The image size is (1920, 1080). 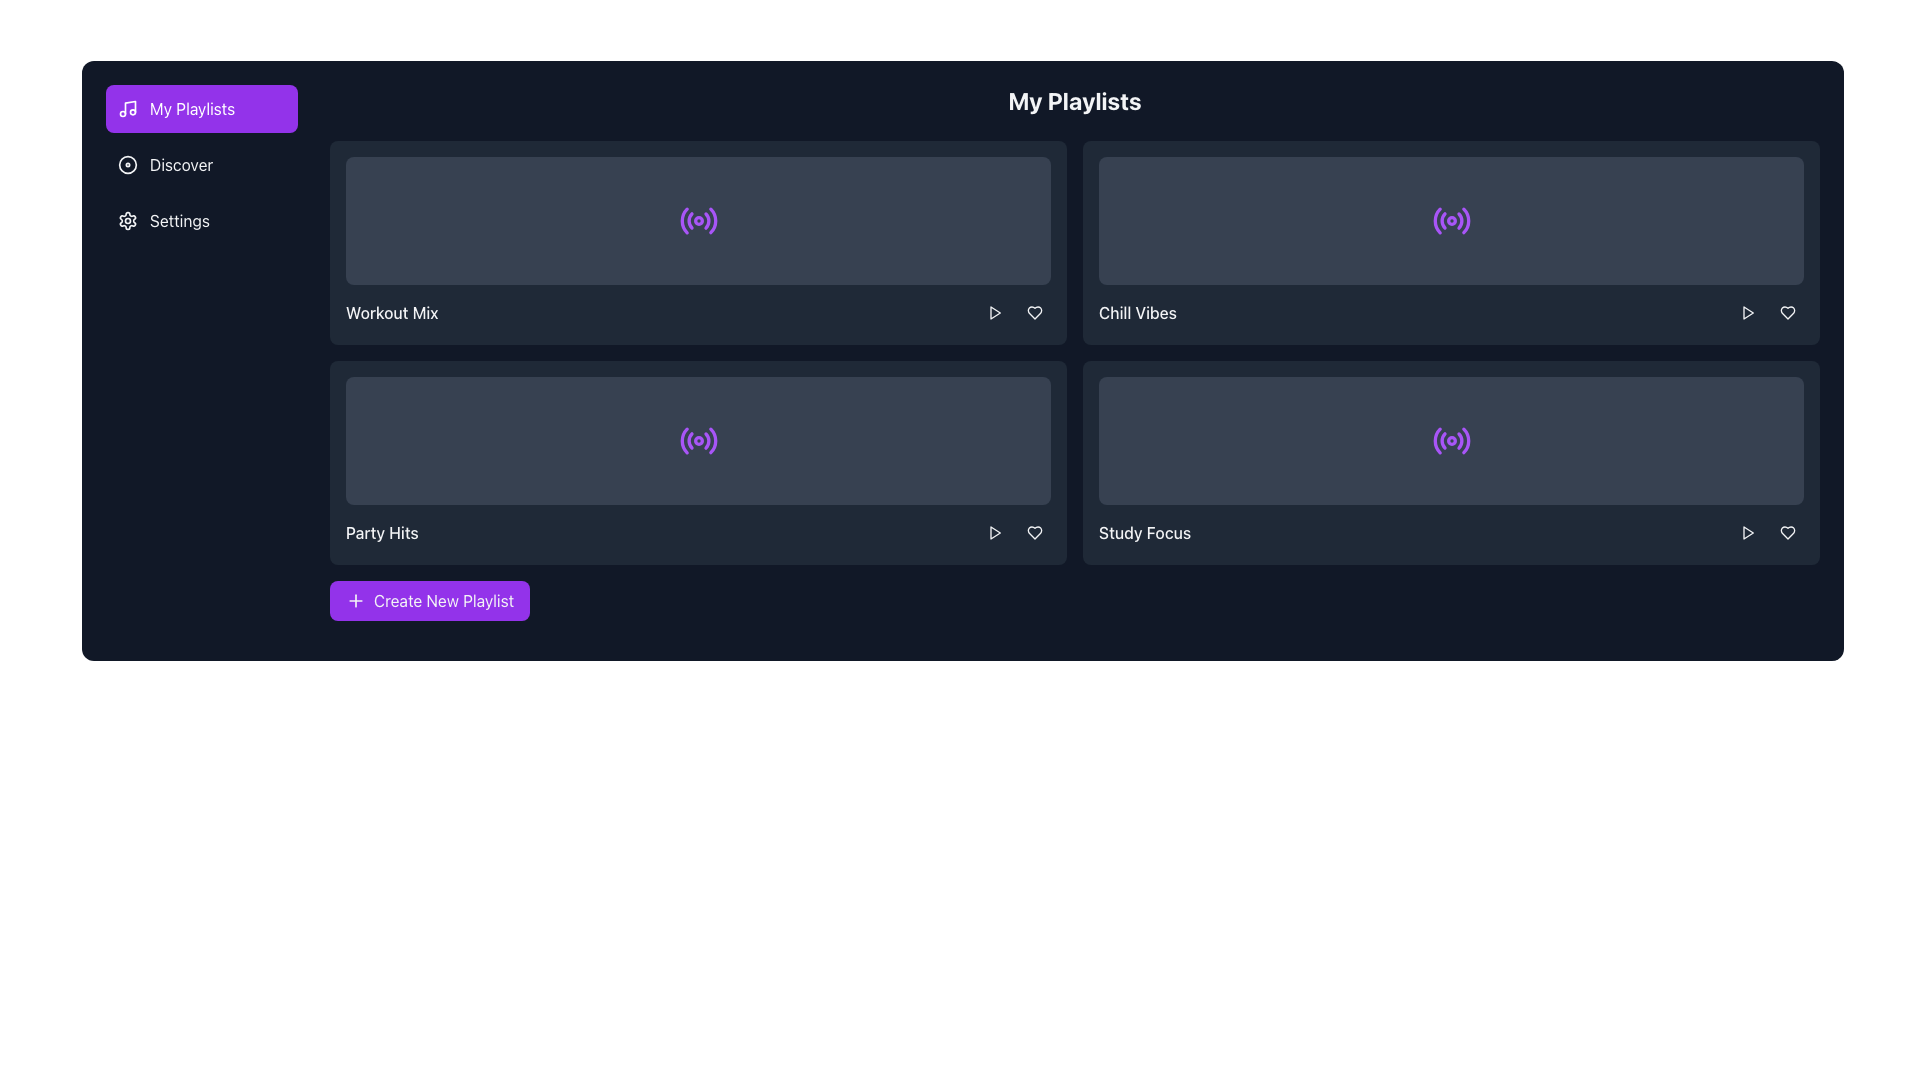 What do you see at coordinates (127, 220) in the screenshot?
I see `the settings icon located in the left sidebar, adjacent to the 'Settings' label` at bounding box center [127, 220].